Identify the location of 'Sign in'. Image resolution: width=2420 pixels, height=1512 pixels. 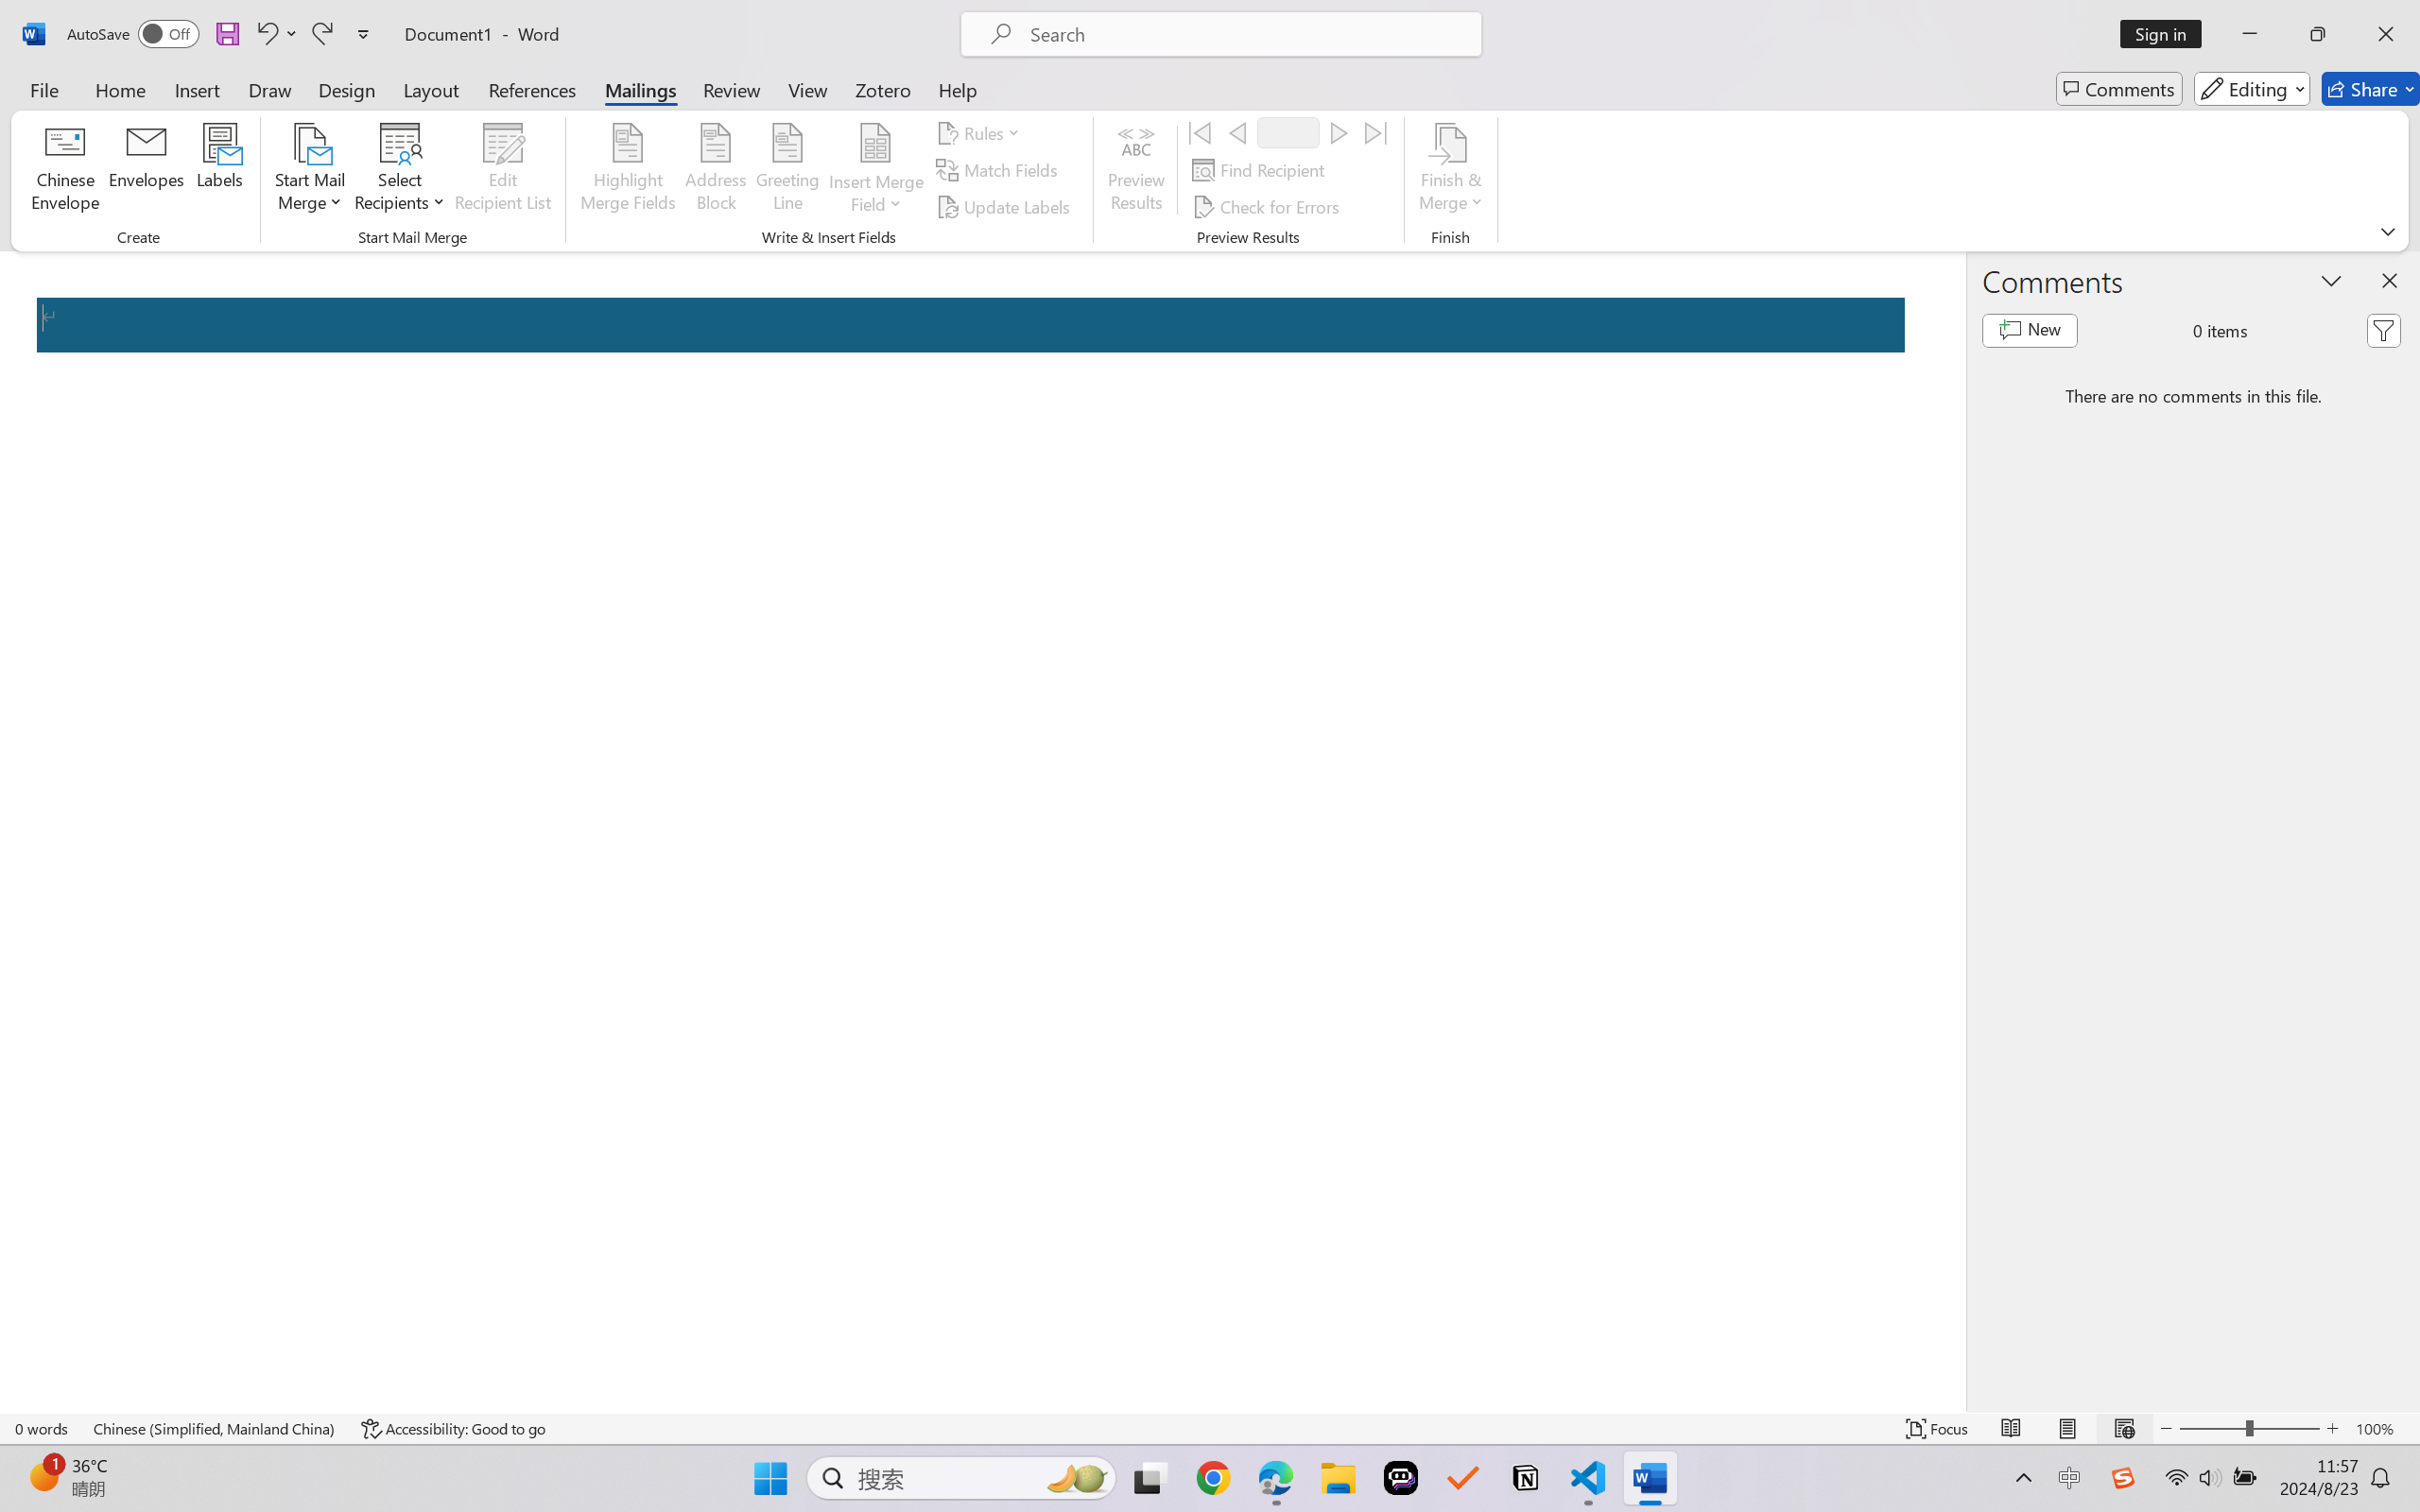
(2168, 33).